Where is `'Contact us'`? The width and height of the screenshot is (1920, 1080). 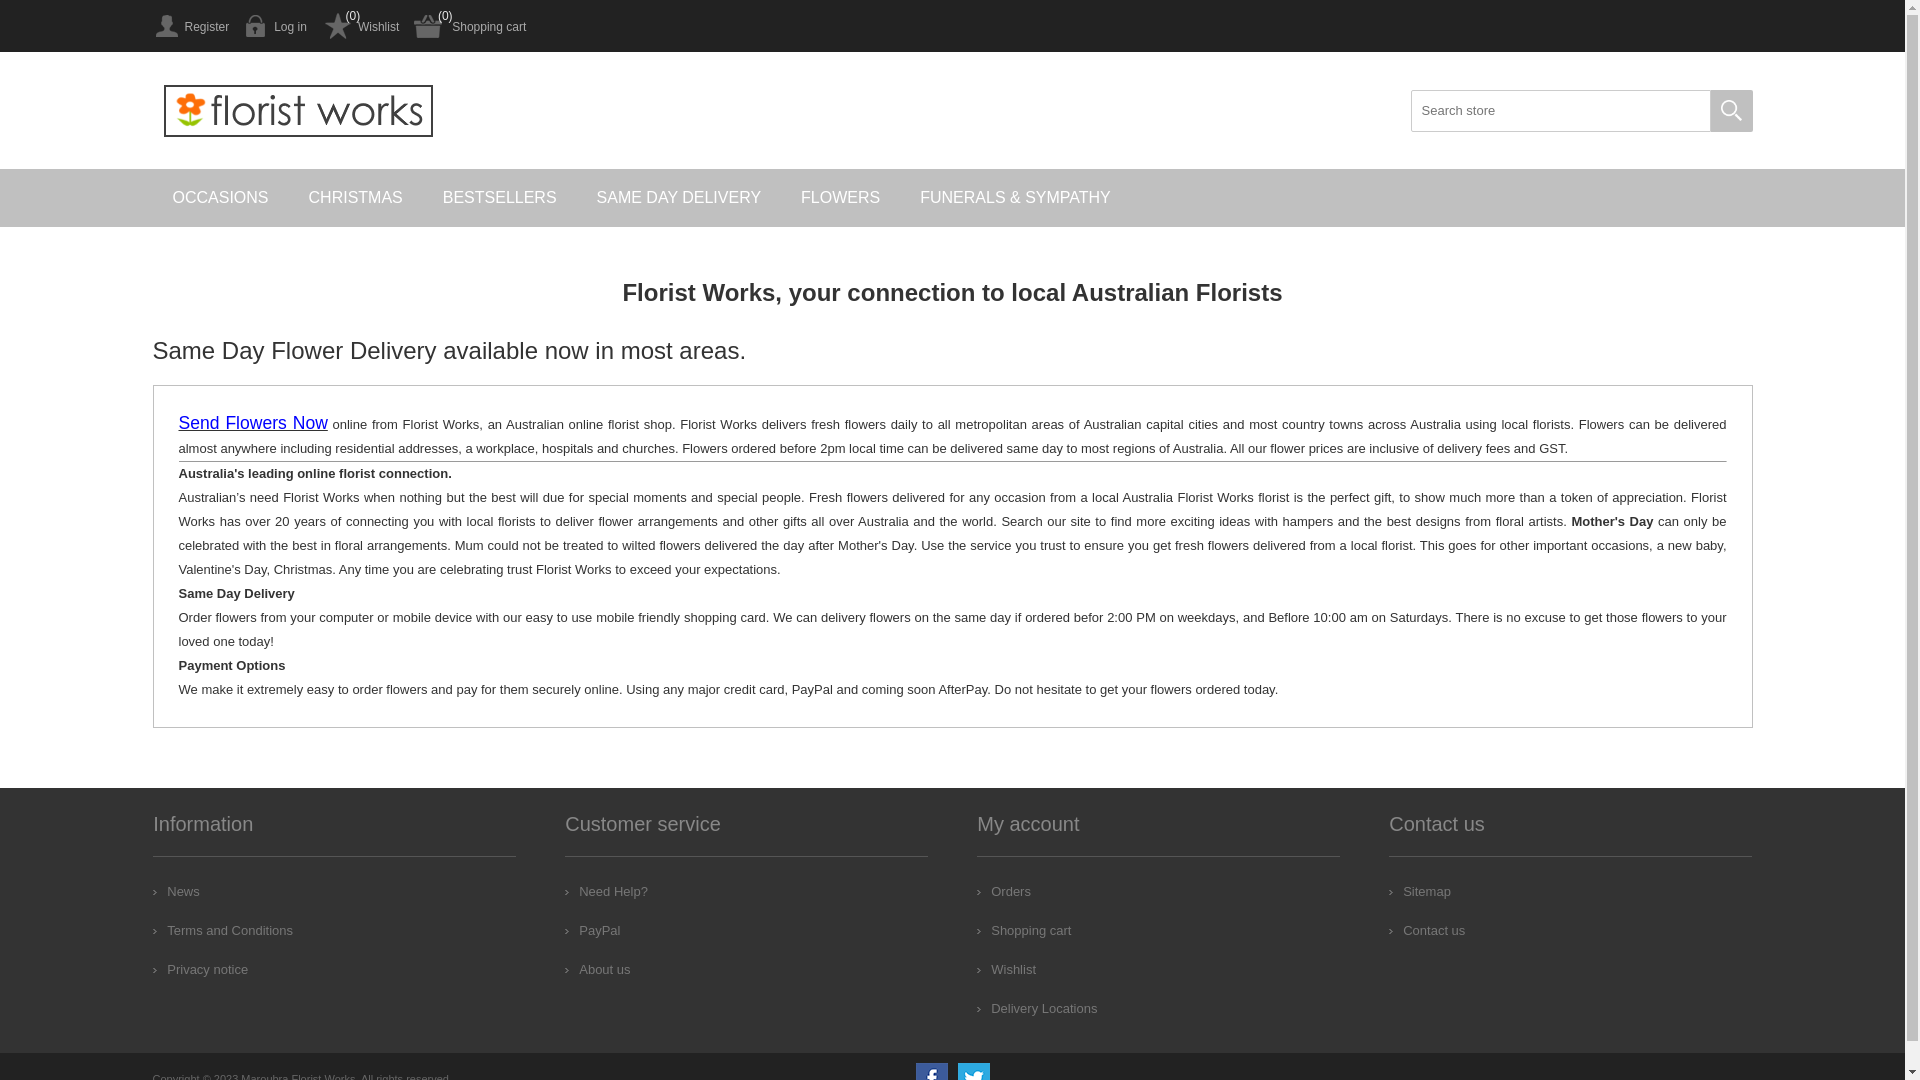 'Contact us' is located at coordinates (1425, 930).